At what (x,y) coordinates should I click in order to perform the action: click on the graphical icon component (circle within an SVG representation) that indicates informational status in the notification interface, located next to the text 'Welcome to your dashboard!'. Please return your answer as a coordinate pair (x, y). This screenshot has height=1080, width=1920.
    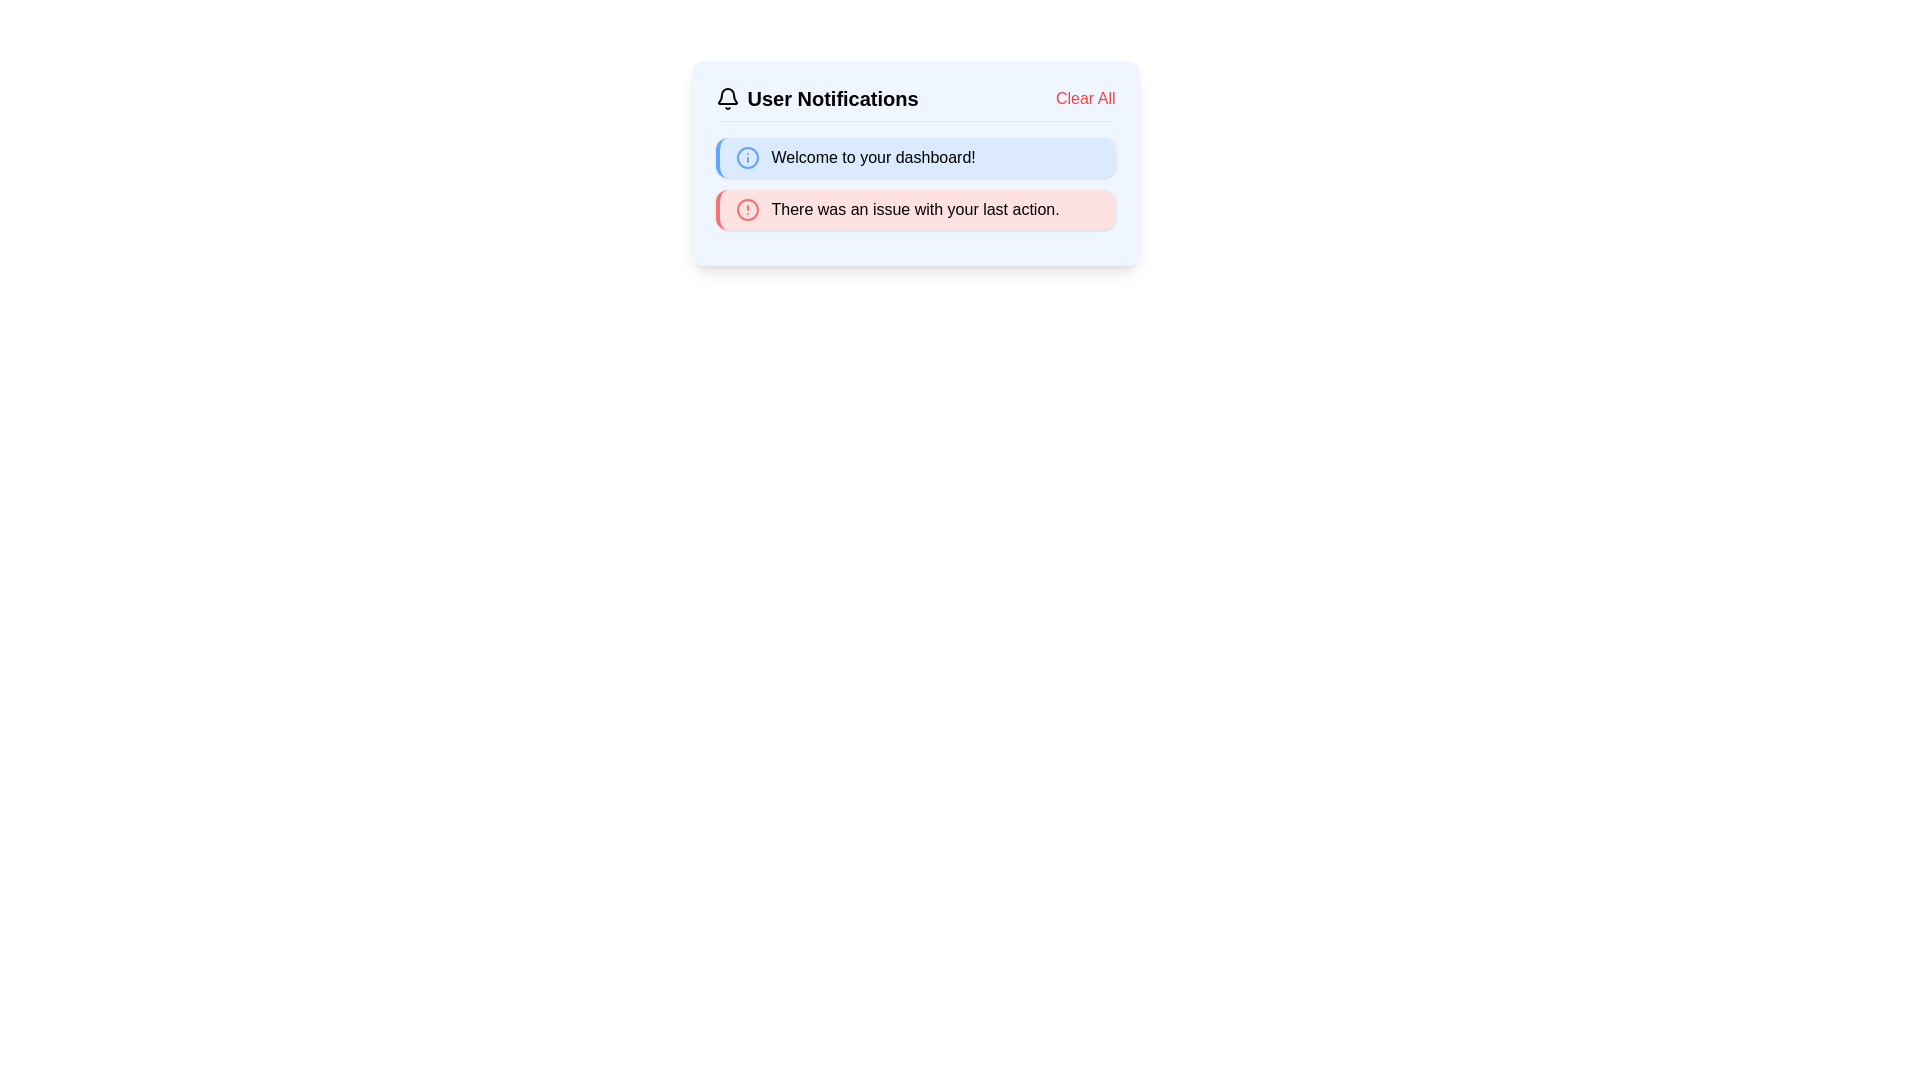
    Looking at the image, I should click on (746, 157).